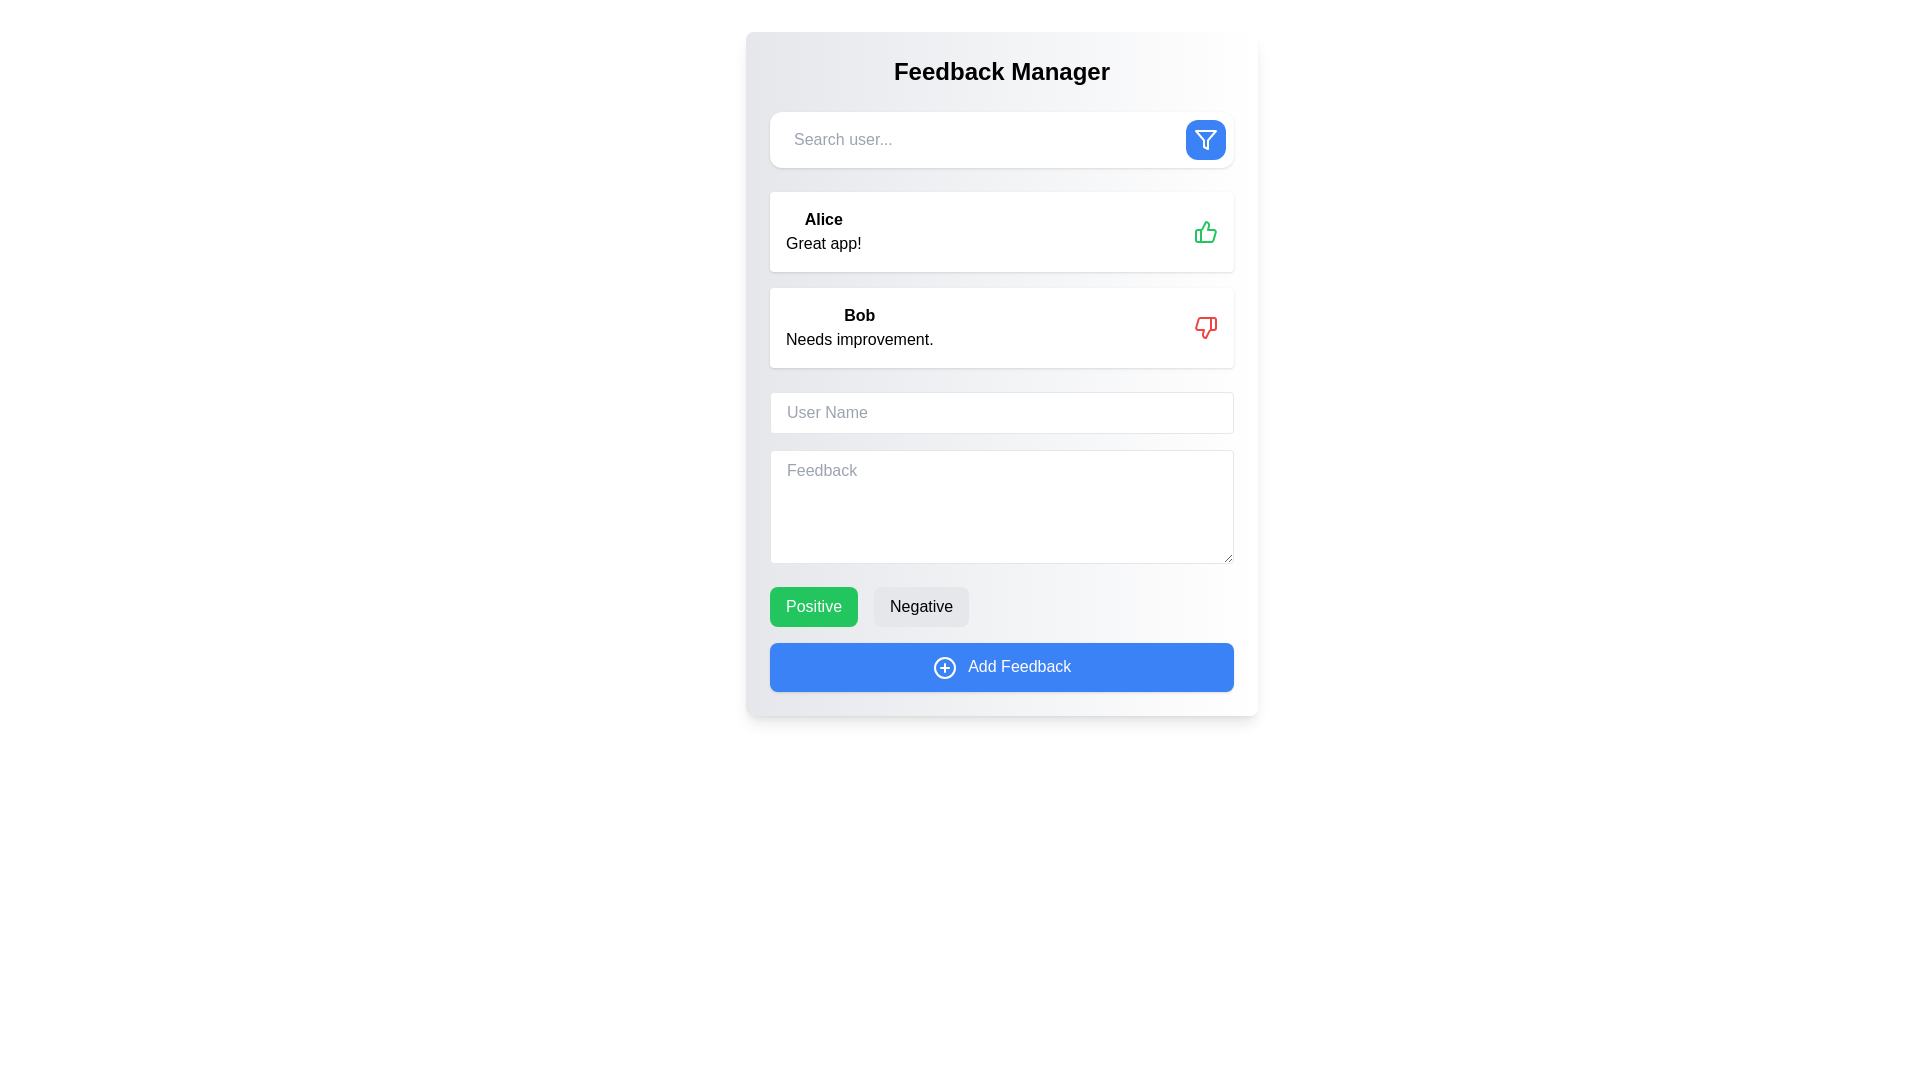 The image size is (1920, 1080). What do you see at coordinates (1204, 138) in the screenshot?
I see `the blue funnel icon located in the top-right corner of the application interface, which is inside a blue circular button` at bounding box center [1204, 138].